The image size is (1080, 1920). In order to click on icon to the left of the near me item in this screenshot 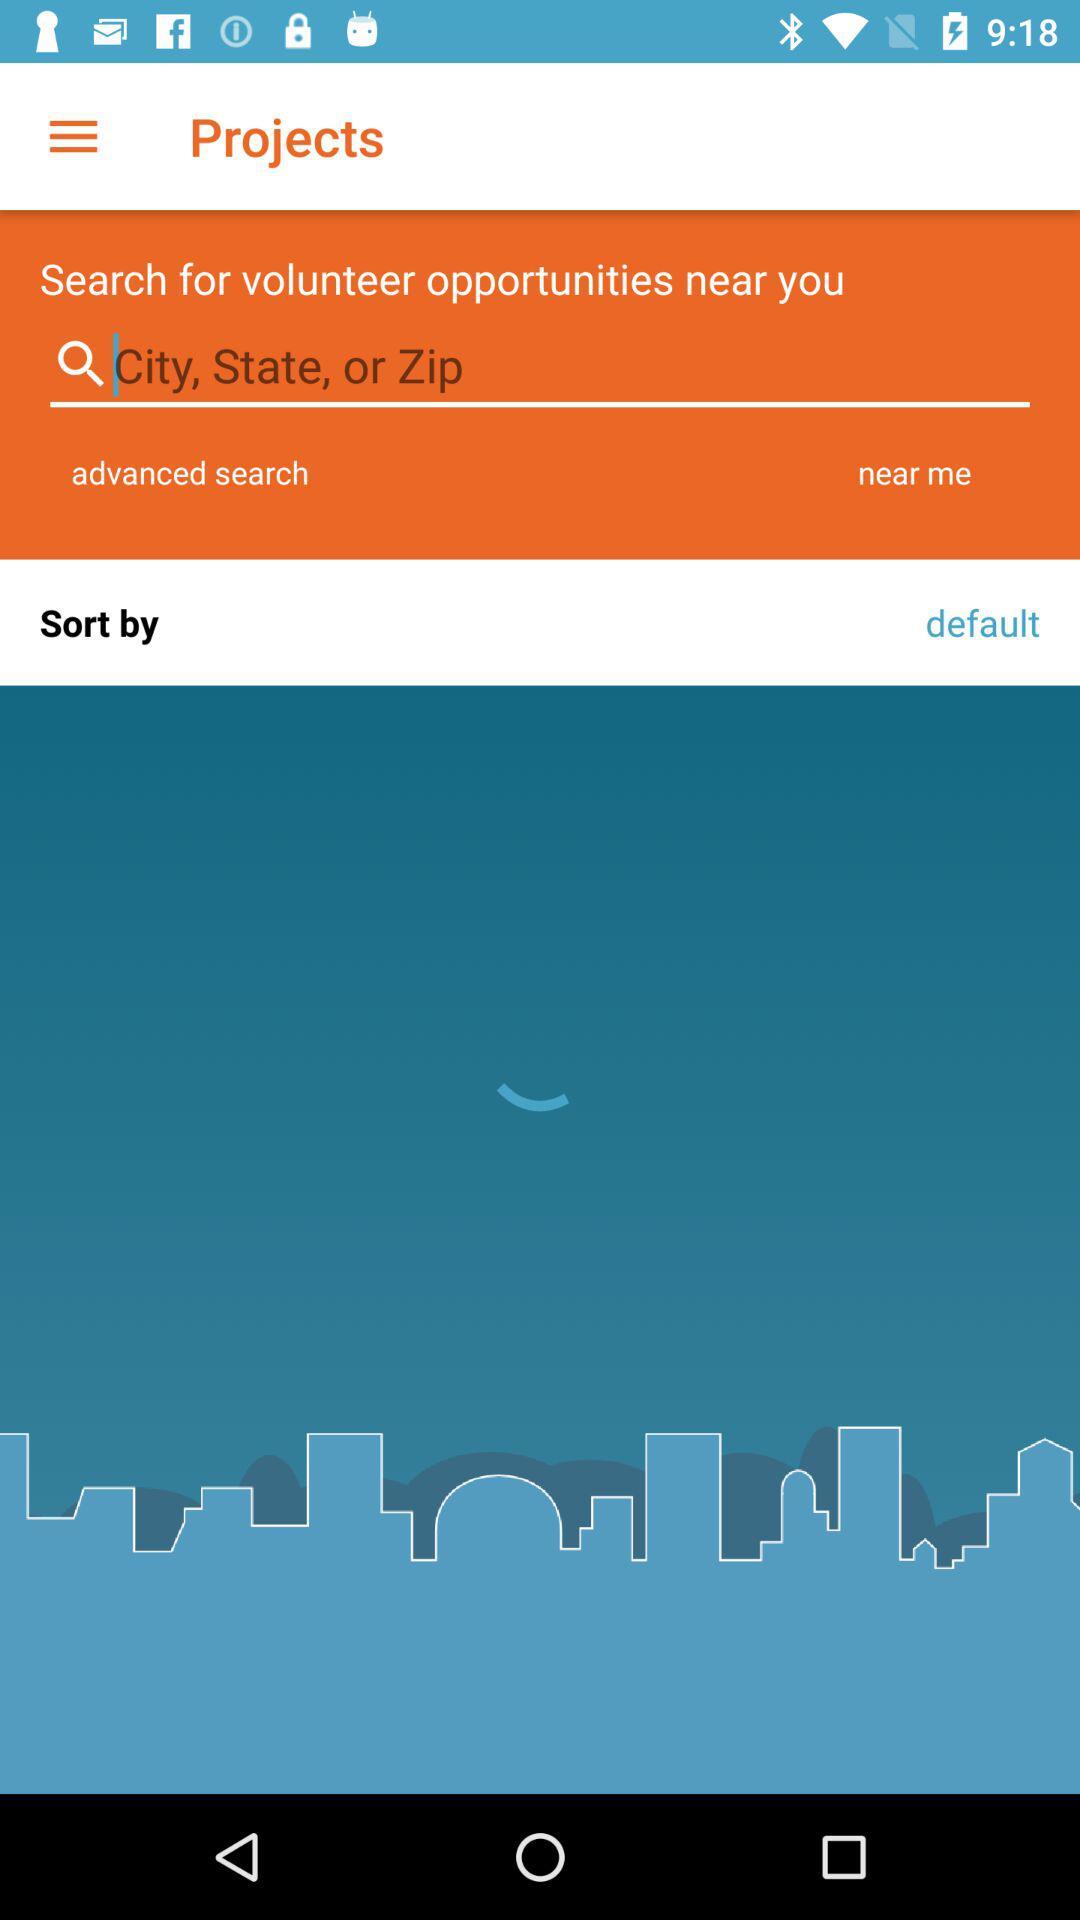, I will do `click(190, 471)`.